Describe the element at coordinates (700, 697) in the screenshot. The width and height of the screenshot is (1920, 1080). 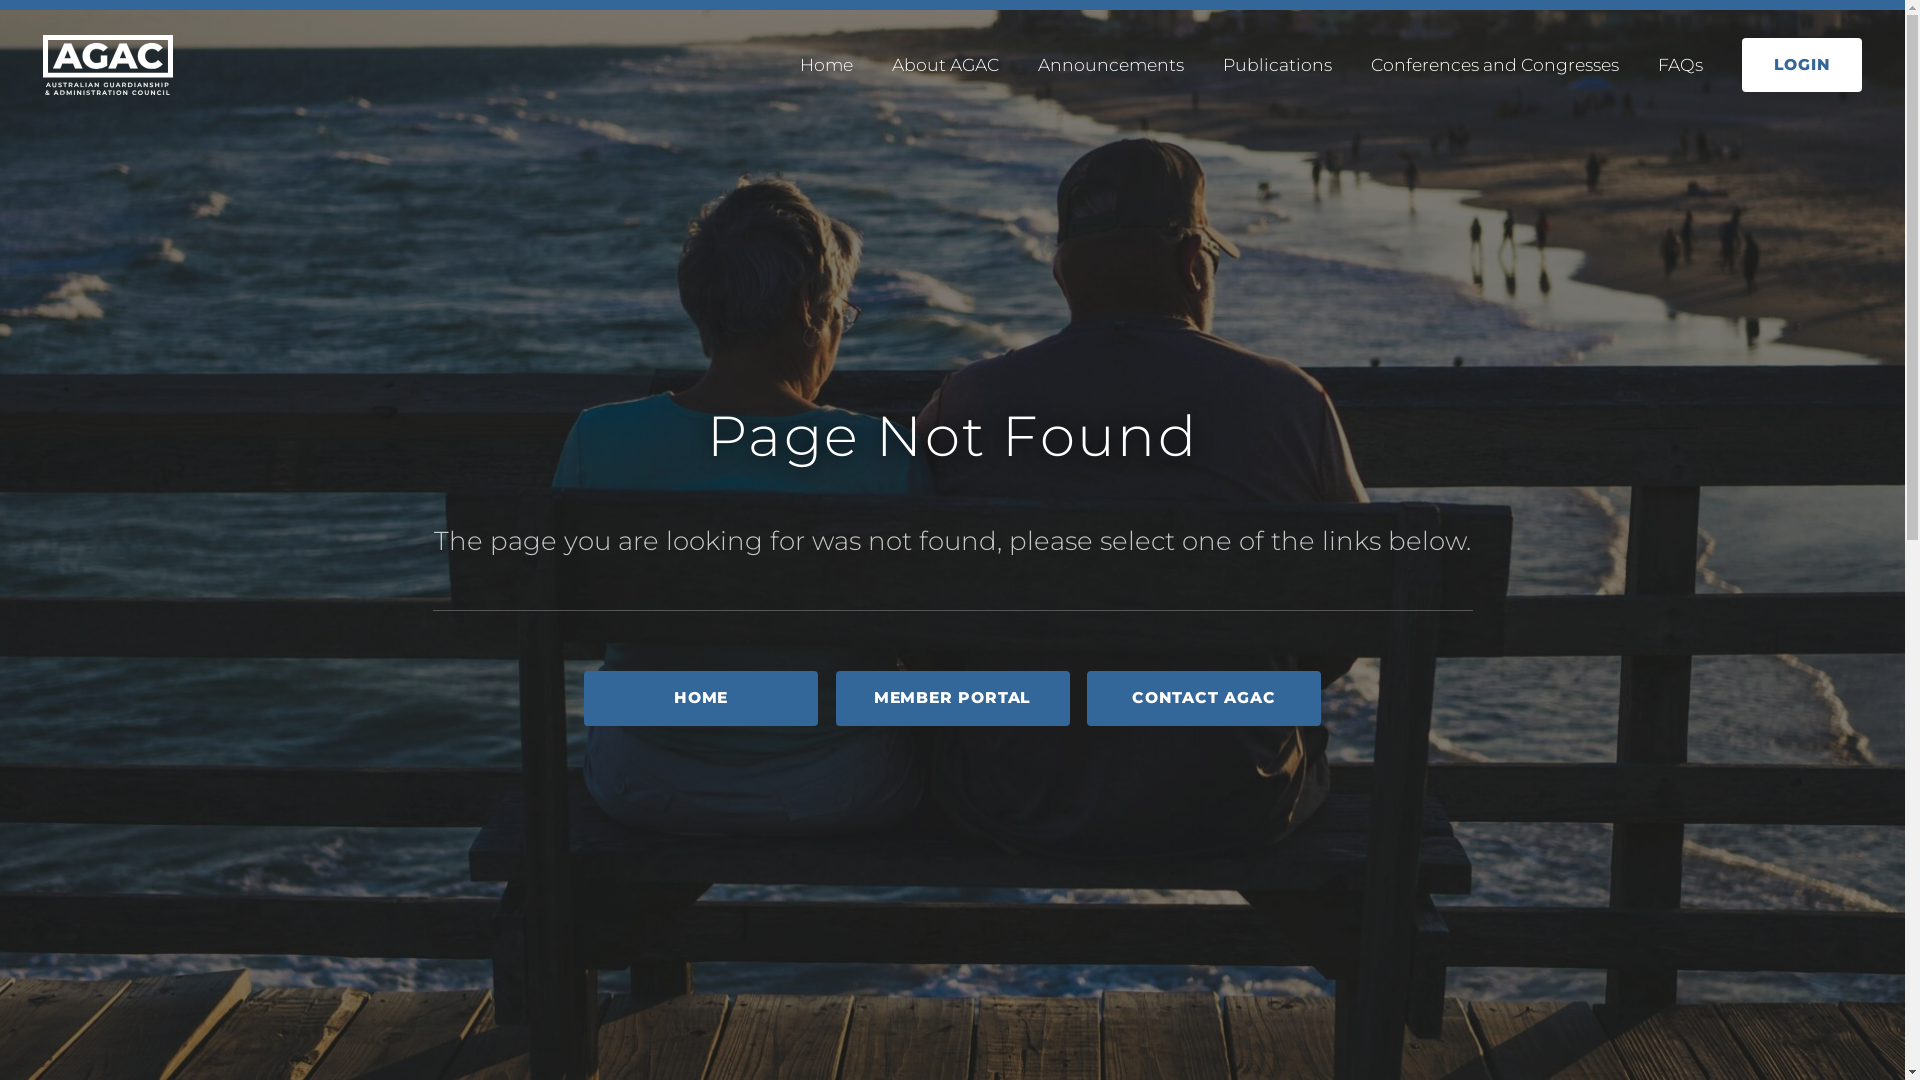
I see `'HOME'` at that location.